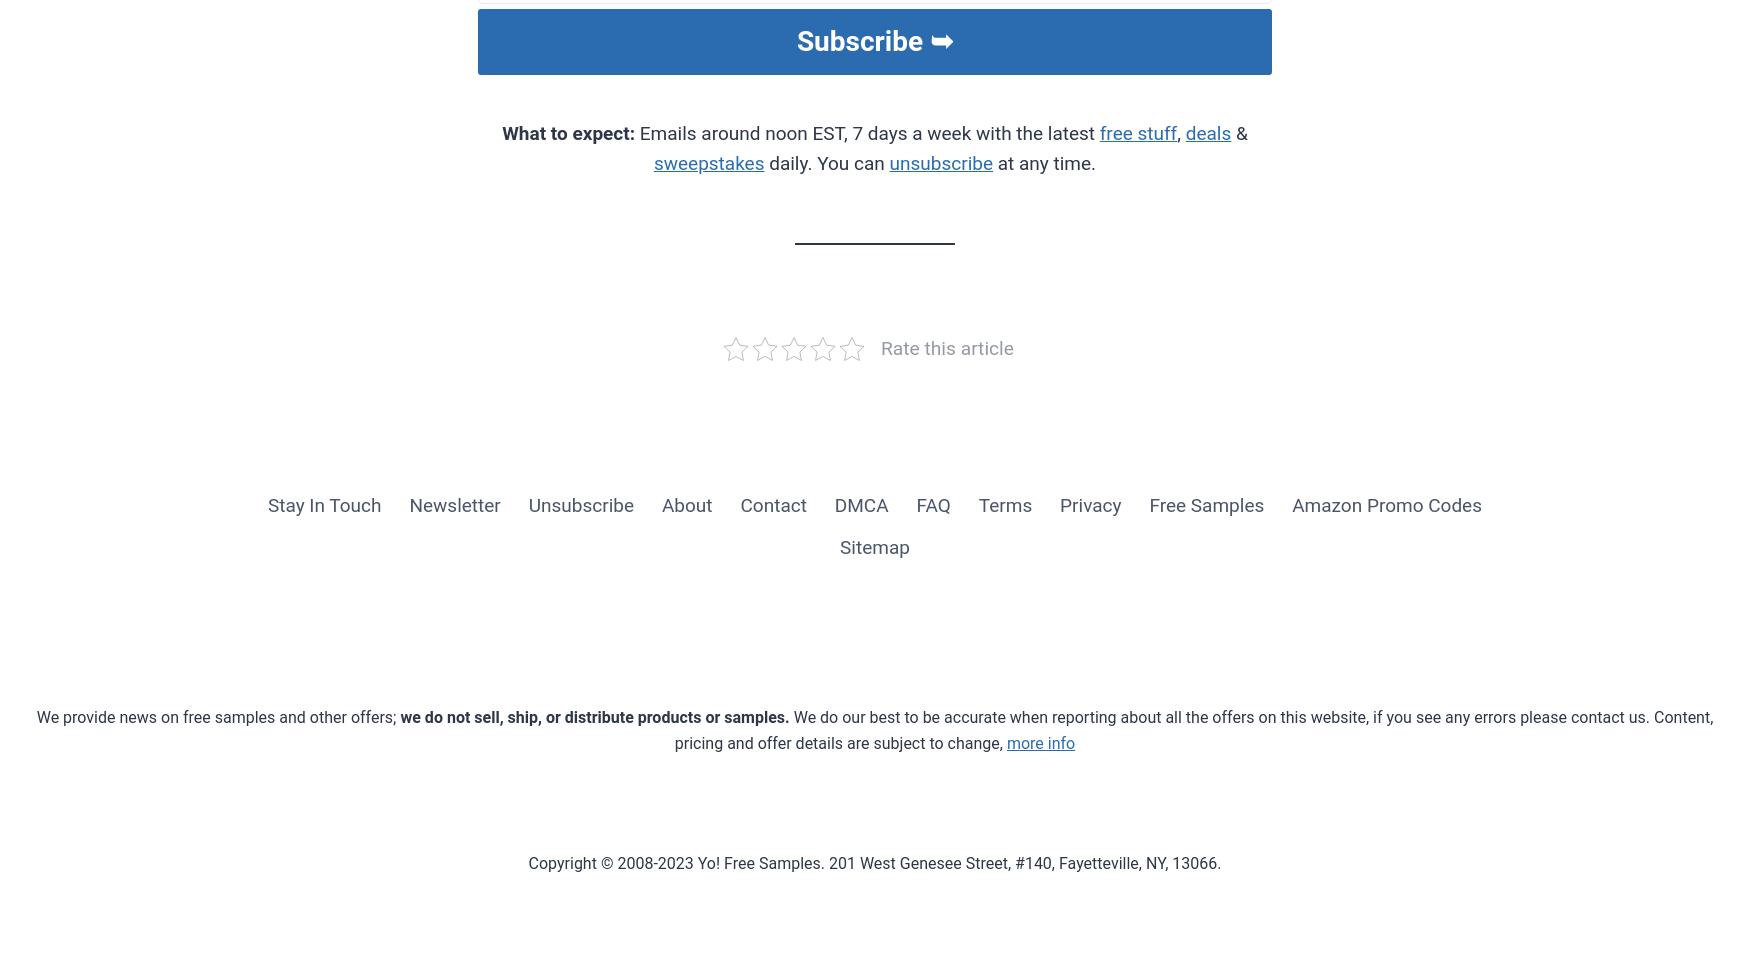  What do you see at coordinates (1039, 742) in the screenshot?
I see `'more info'` at bounding box center [1039, 742].